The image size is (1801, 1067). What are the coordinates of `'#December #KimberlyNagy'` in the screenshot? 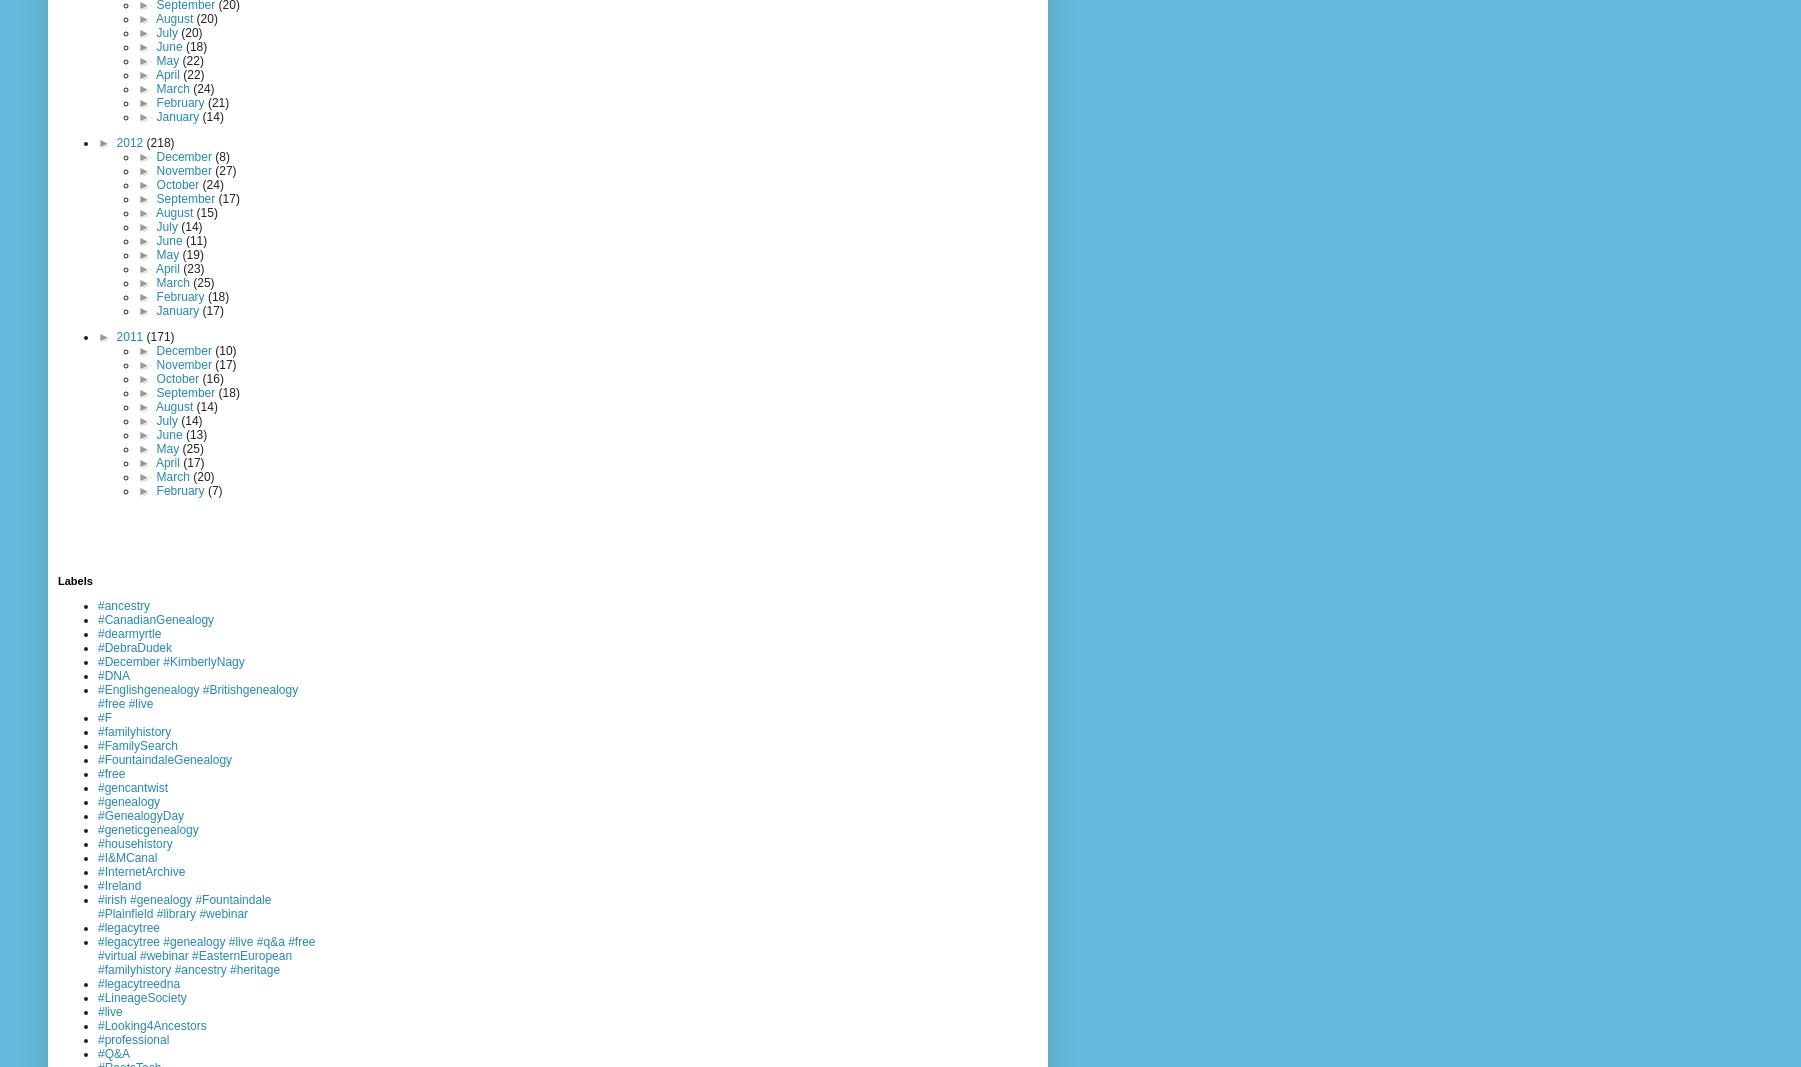 It's located at (170, 661).